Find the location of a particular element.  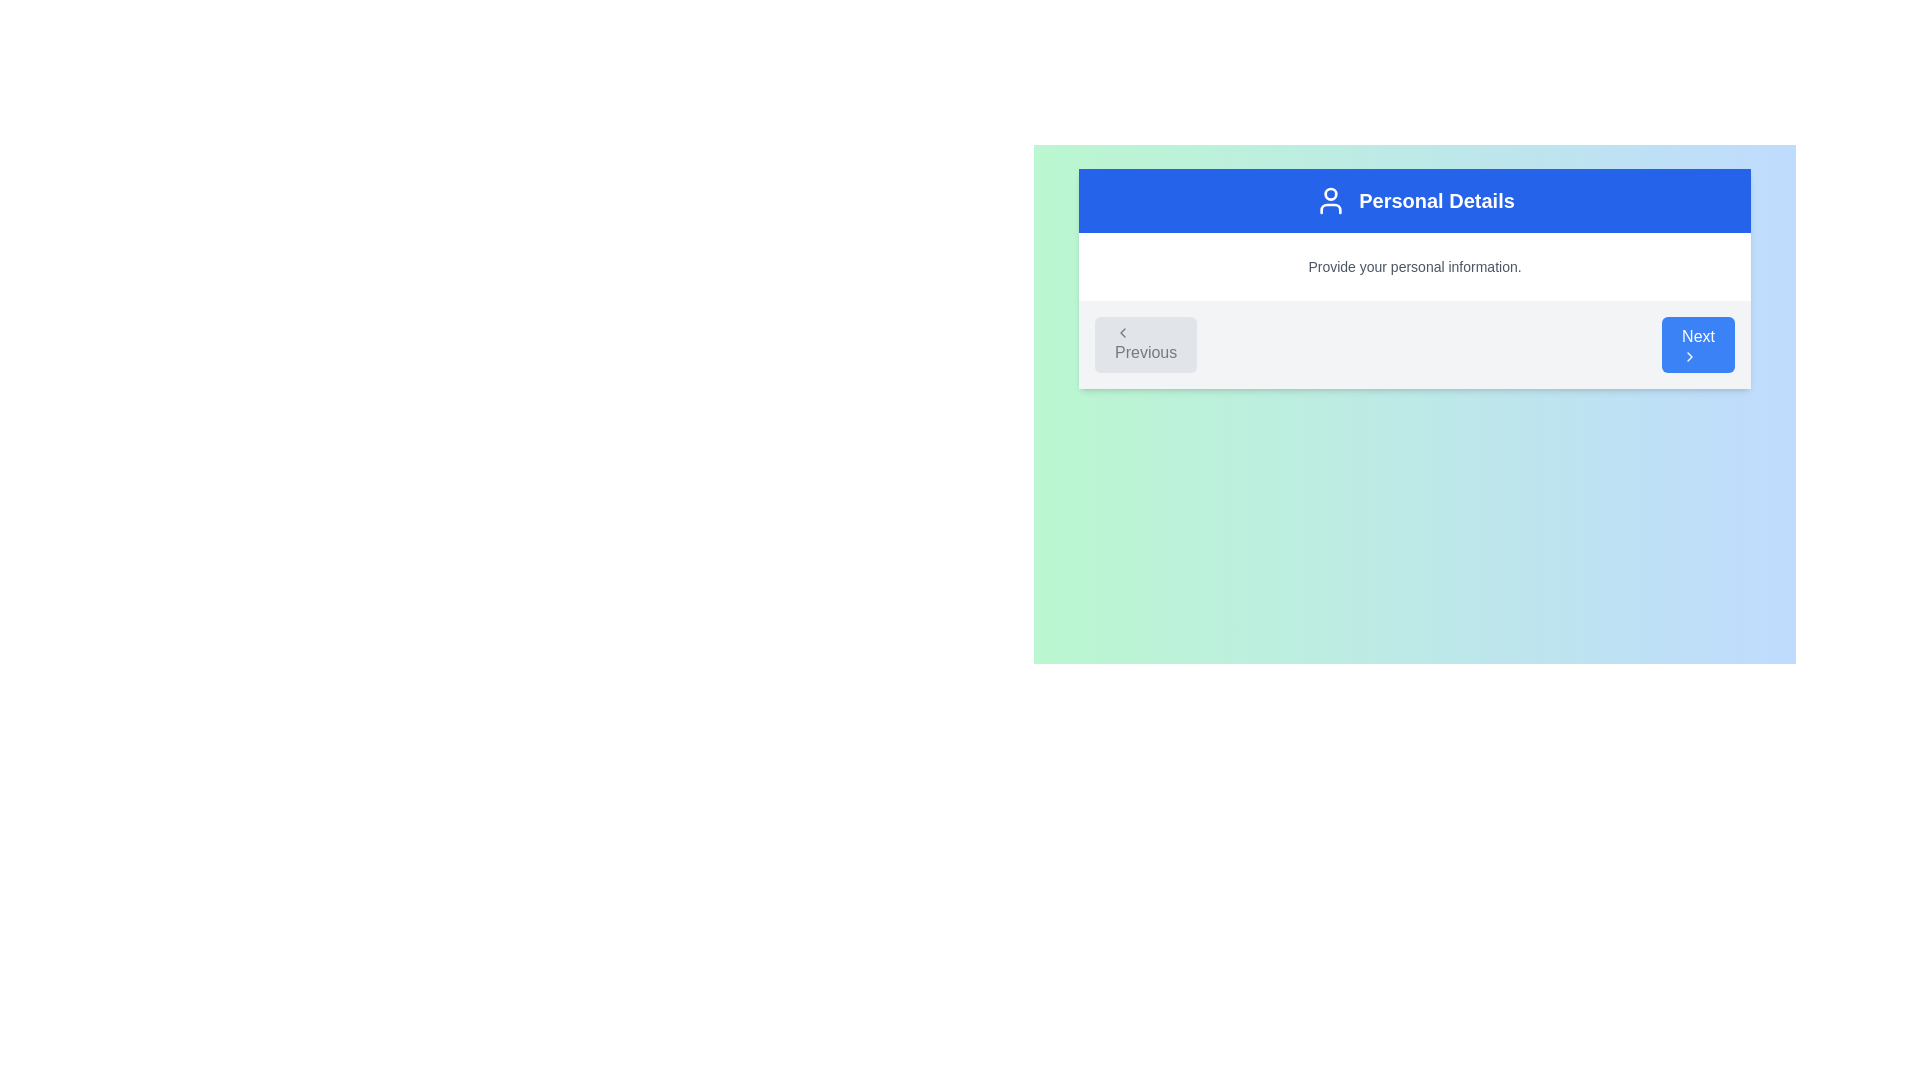

the 'Personal Details' static text label, which is a bold white text on a blue background, located in the header section of the display is located at coordinates (1435, 200).